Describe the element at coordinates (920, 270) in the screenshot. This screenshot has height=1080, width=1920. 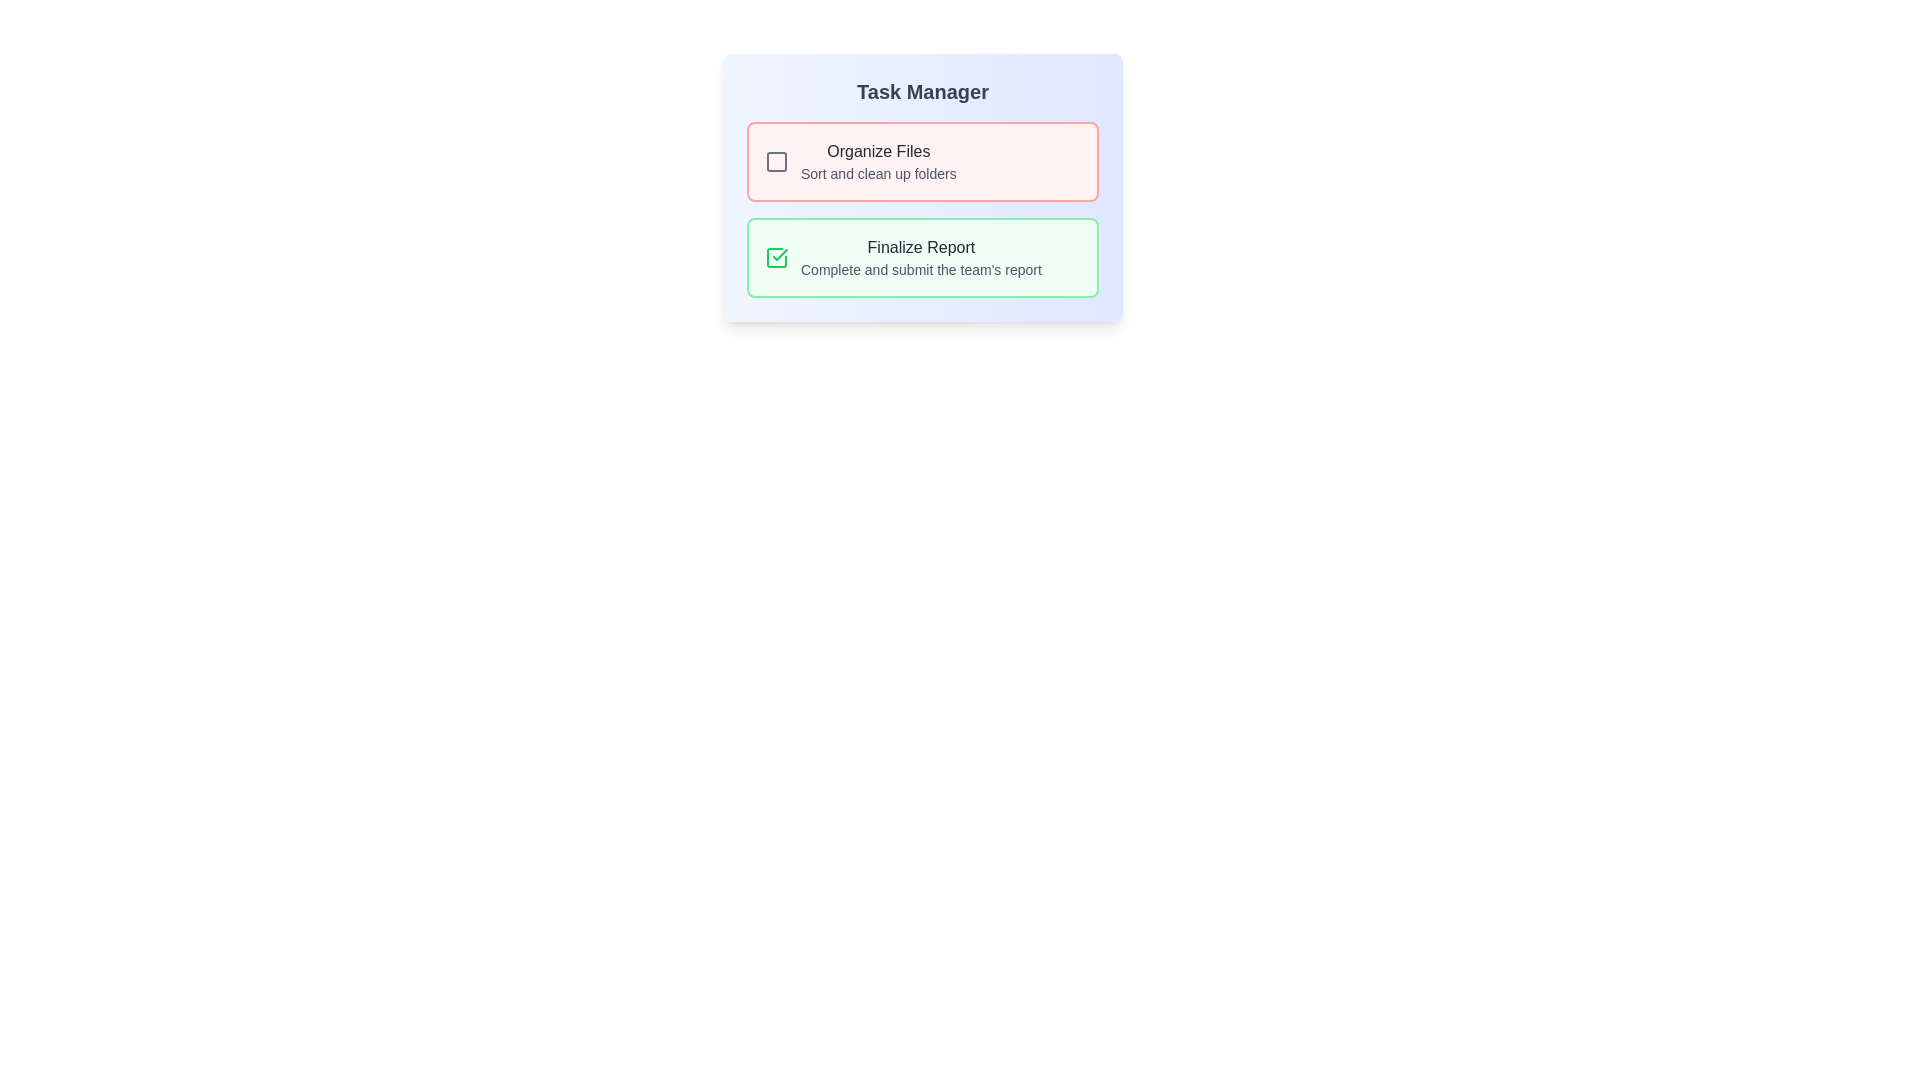
I see `the static text that reads 'Complete and submit the team's report', which is positioned underneath the bold title 'Finalize Report' within a green-bordered rectangular section` at that location.